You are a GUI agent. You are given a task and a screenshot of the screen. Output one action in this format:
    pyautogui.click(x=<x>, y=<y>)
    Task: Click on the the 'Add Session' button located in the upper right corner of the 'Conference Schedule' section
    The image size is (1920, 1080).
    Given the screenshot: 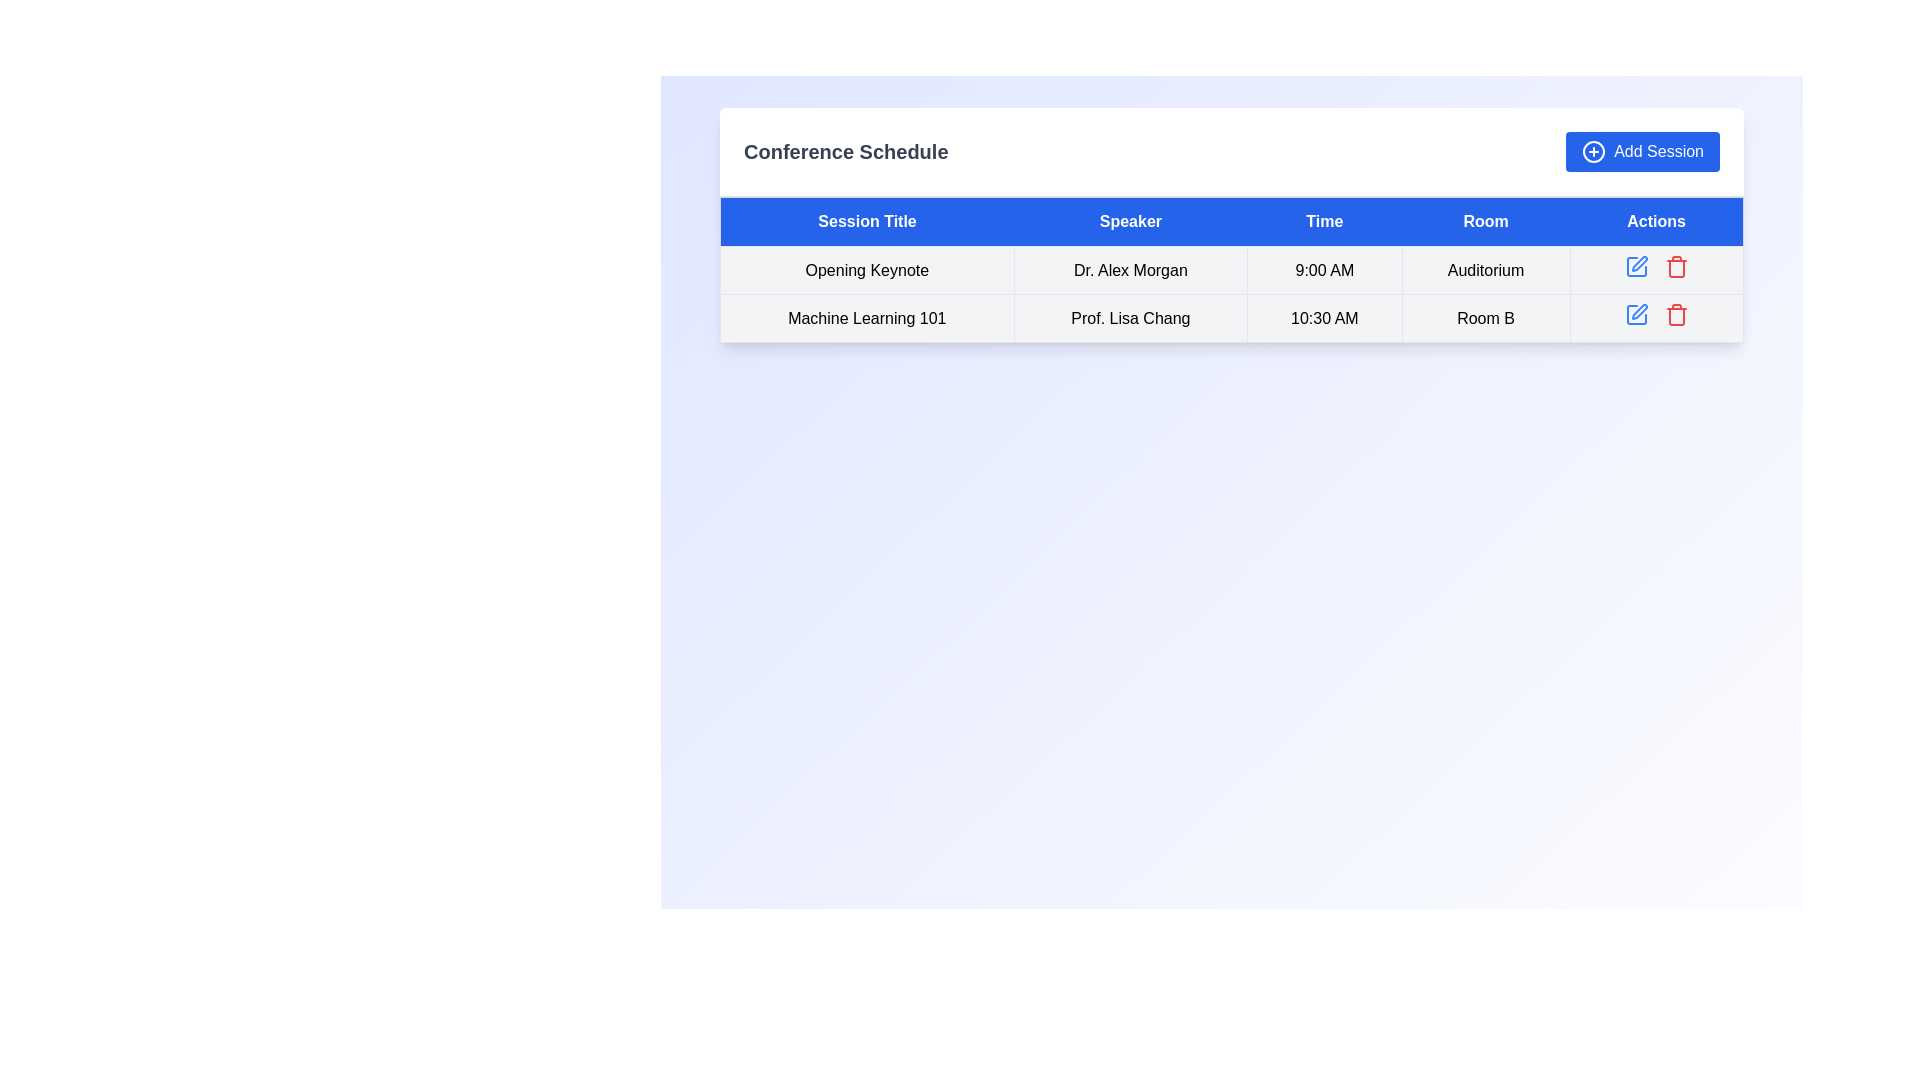 What is the action you would take?
    pyautogui.click(x=1643, y=150)
    